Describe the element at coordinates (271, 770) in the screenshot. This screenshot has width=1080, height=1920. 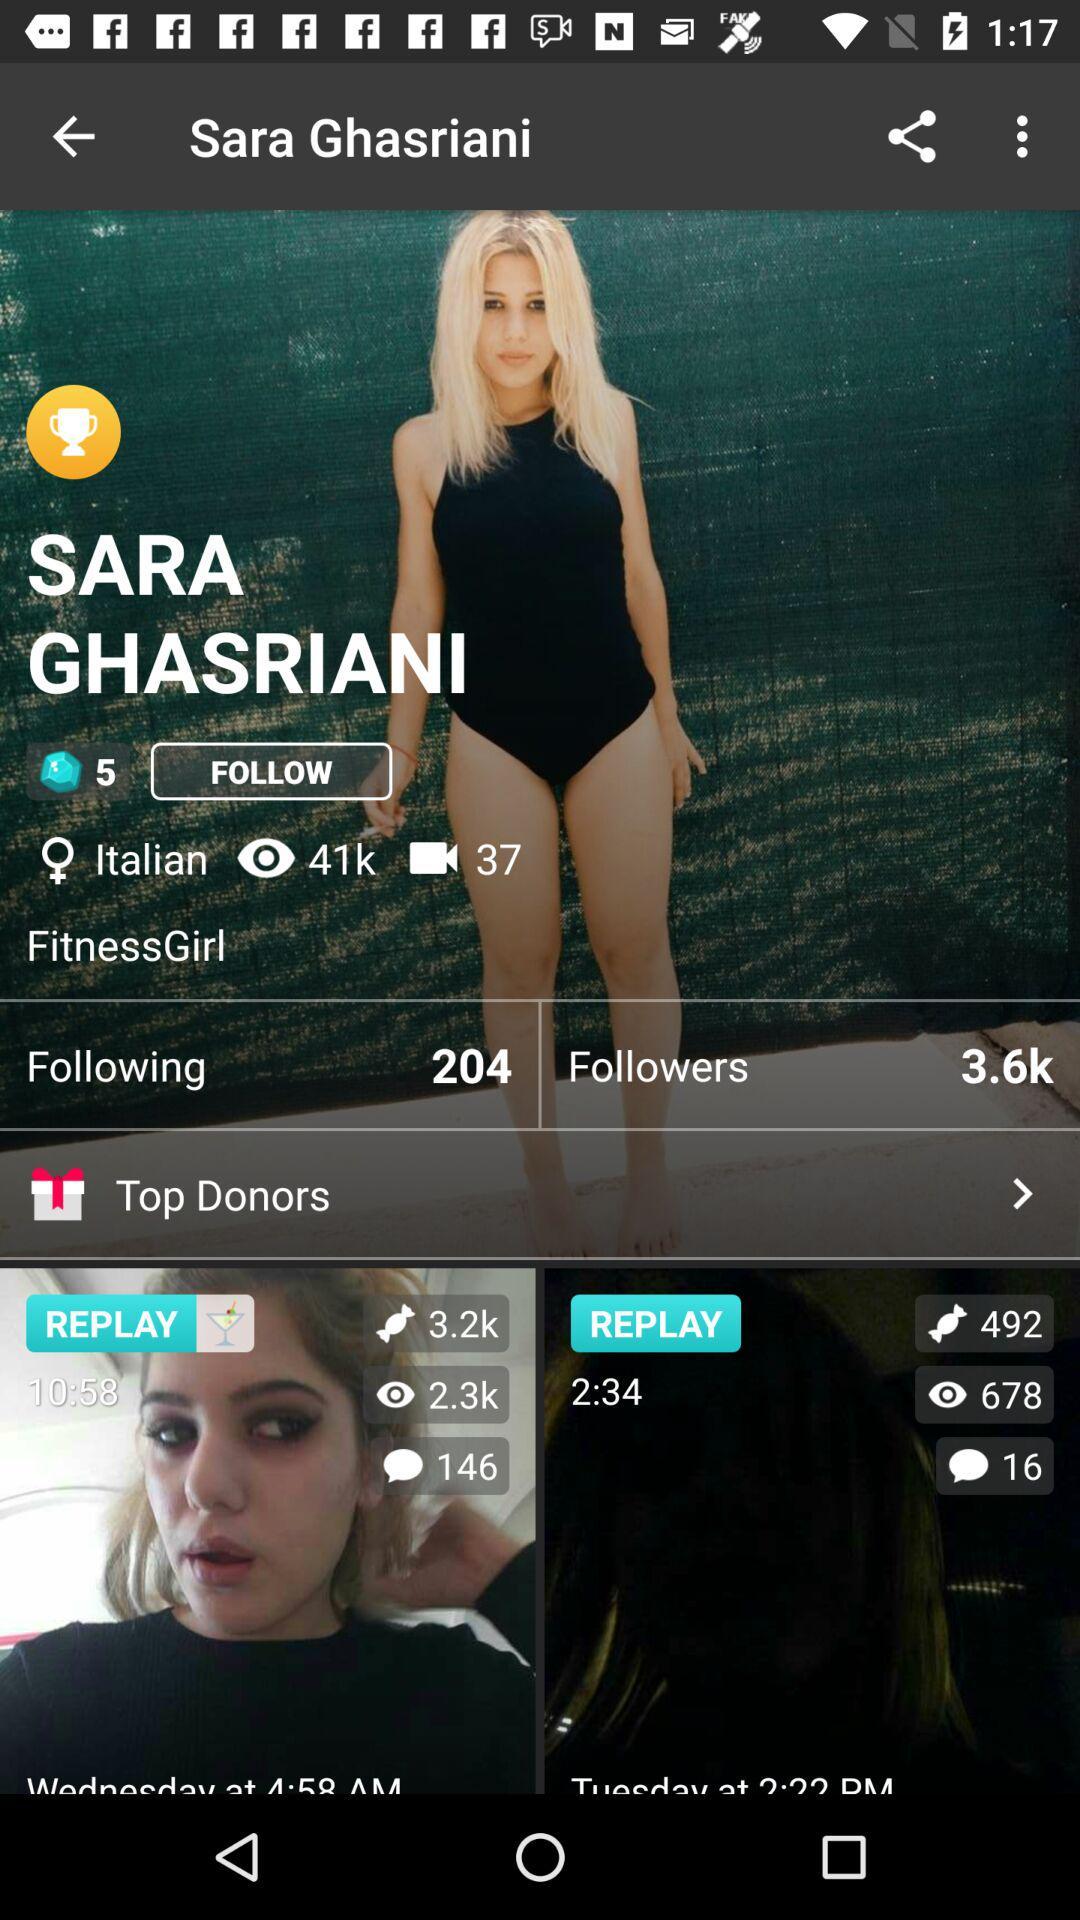
I see `the item to the right of 5 item` at that location.